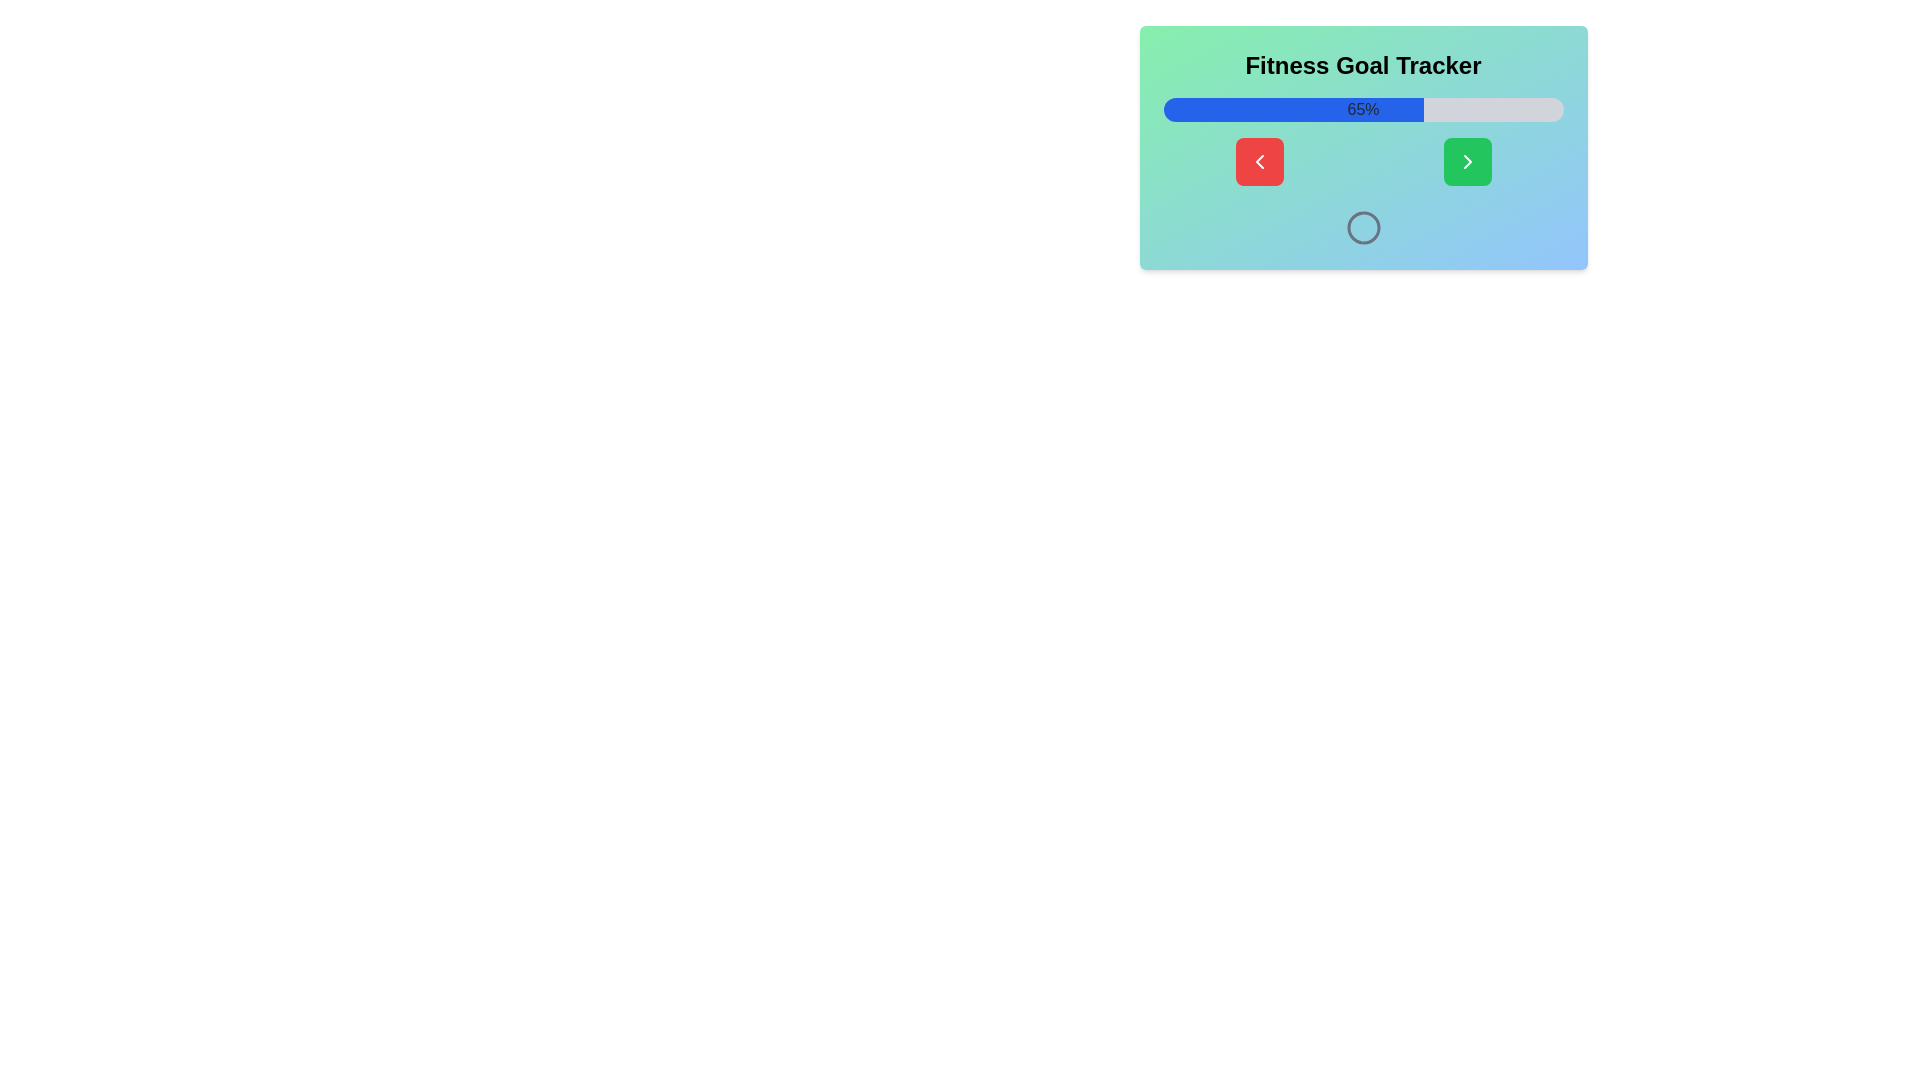 The height and width of the screenshot is (1080, 1920). Describe the element at coordinates (1467, 161) in the screenshot. I see `the navigational button located on the right side of the layout` at that location.